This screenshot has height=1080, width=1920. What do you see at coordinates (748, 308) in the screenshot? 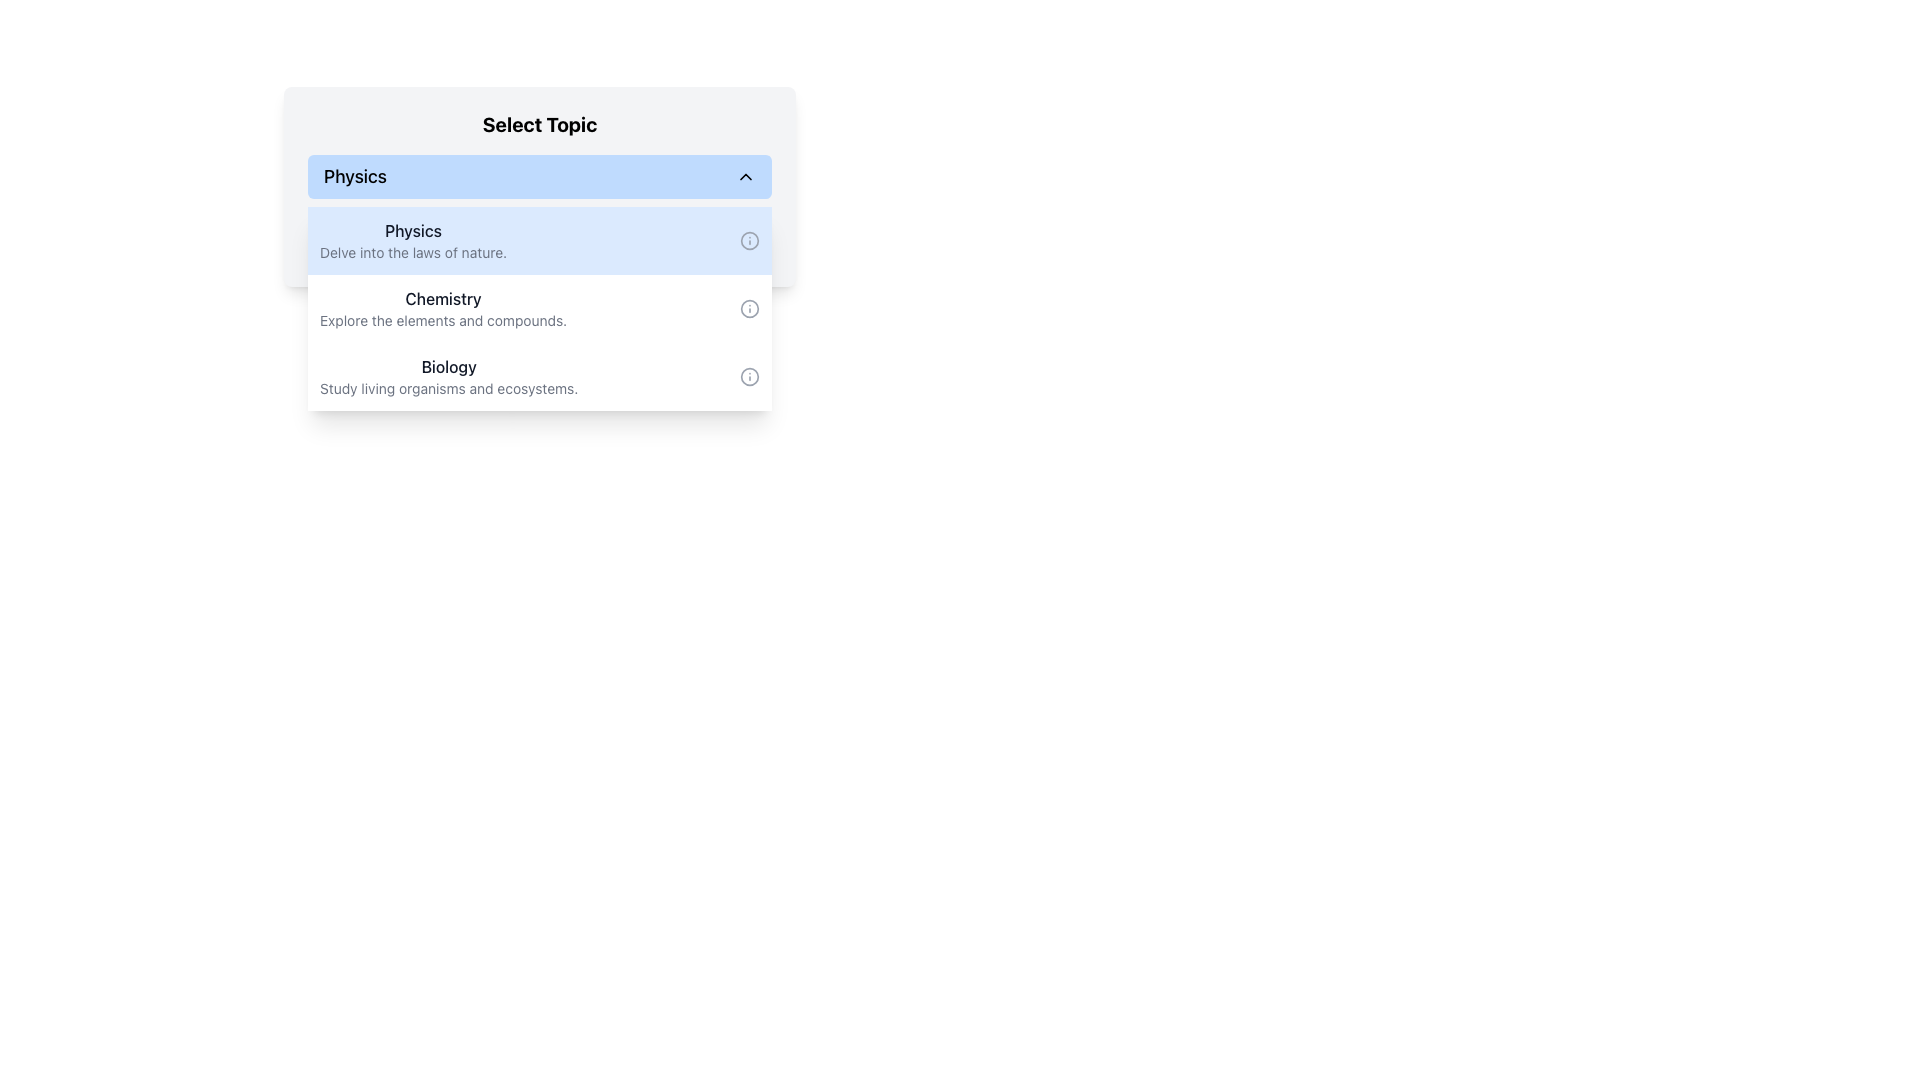
I see `the informational help icon located on the right-hand side of the 'Explore the elements and compounds' text in the Chemistry topic row` at bounding box center [748, 308].